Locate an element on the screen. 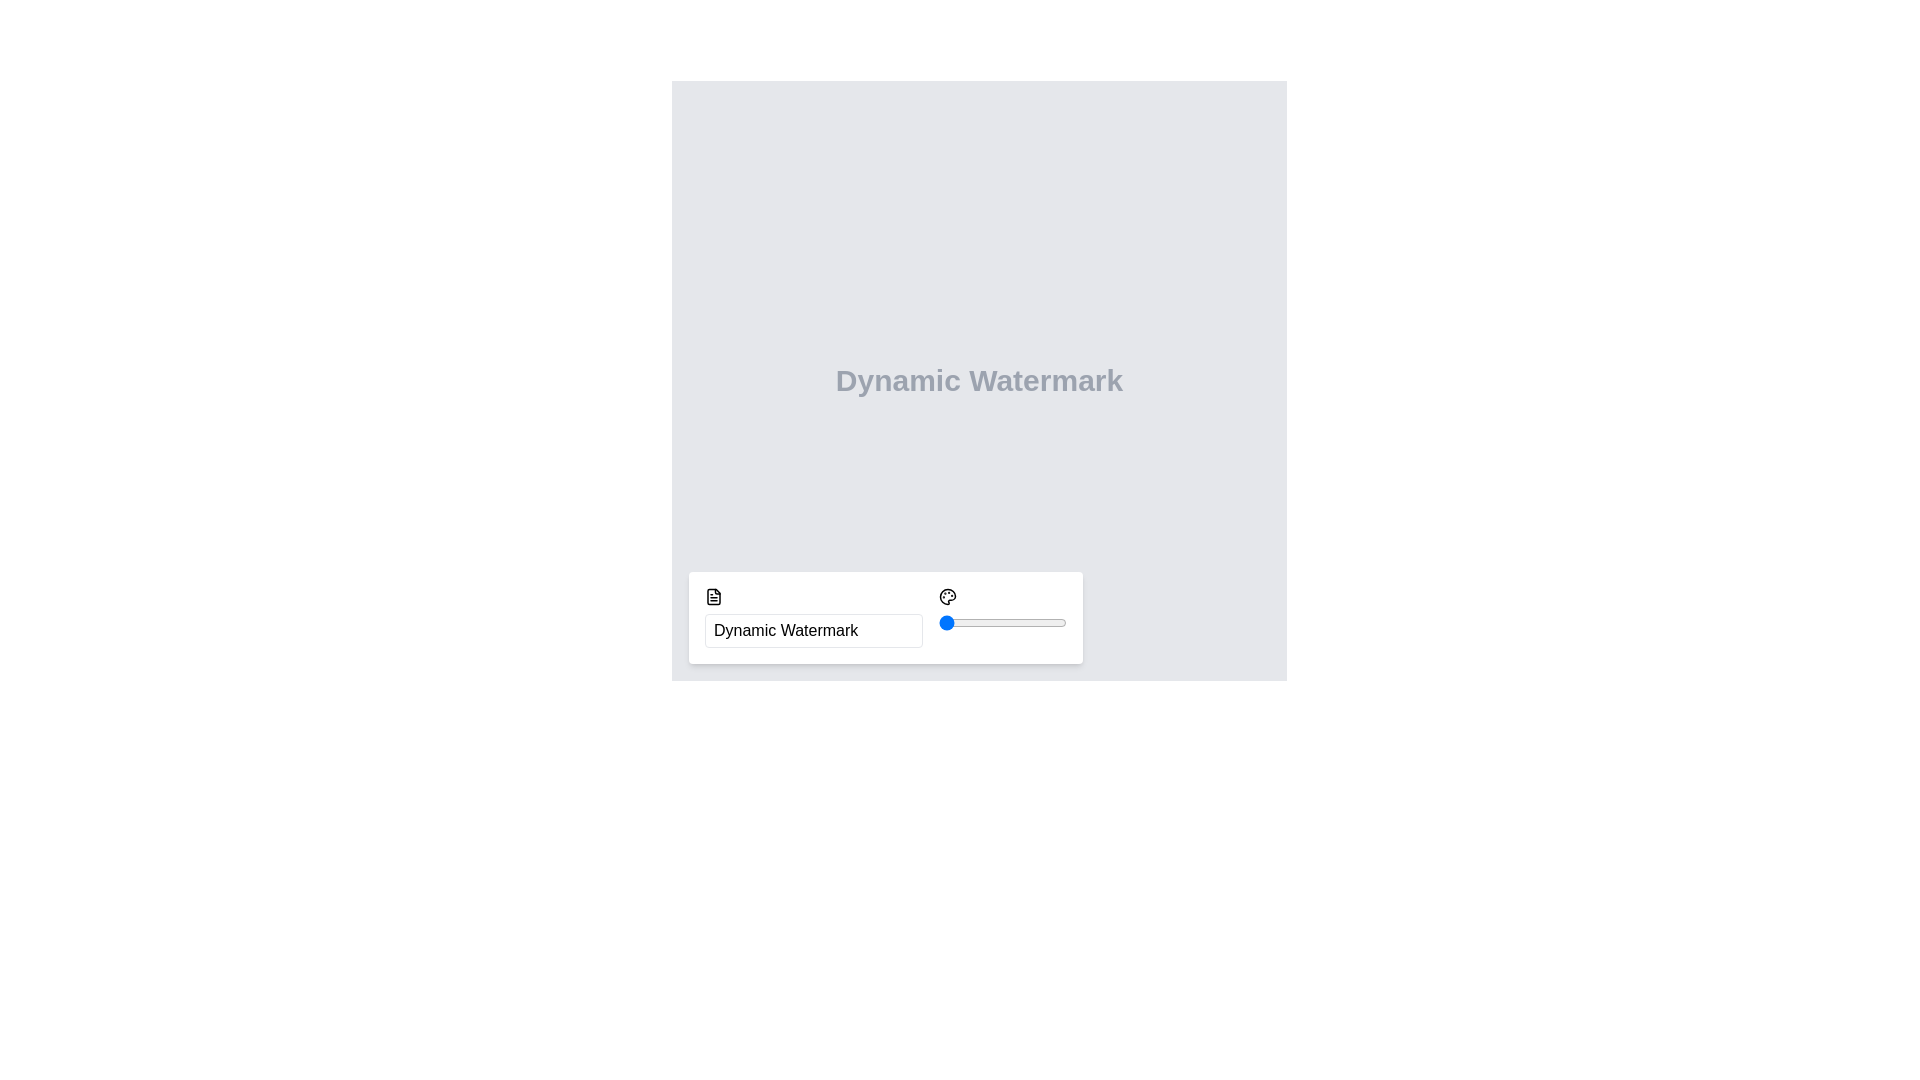 Image resolution: width=1920 pixels, height=1080 pixels. rotation angle is located at coordinates (996, 622).